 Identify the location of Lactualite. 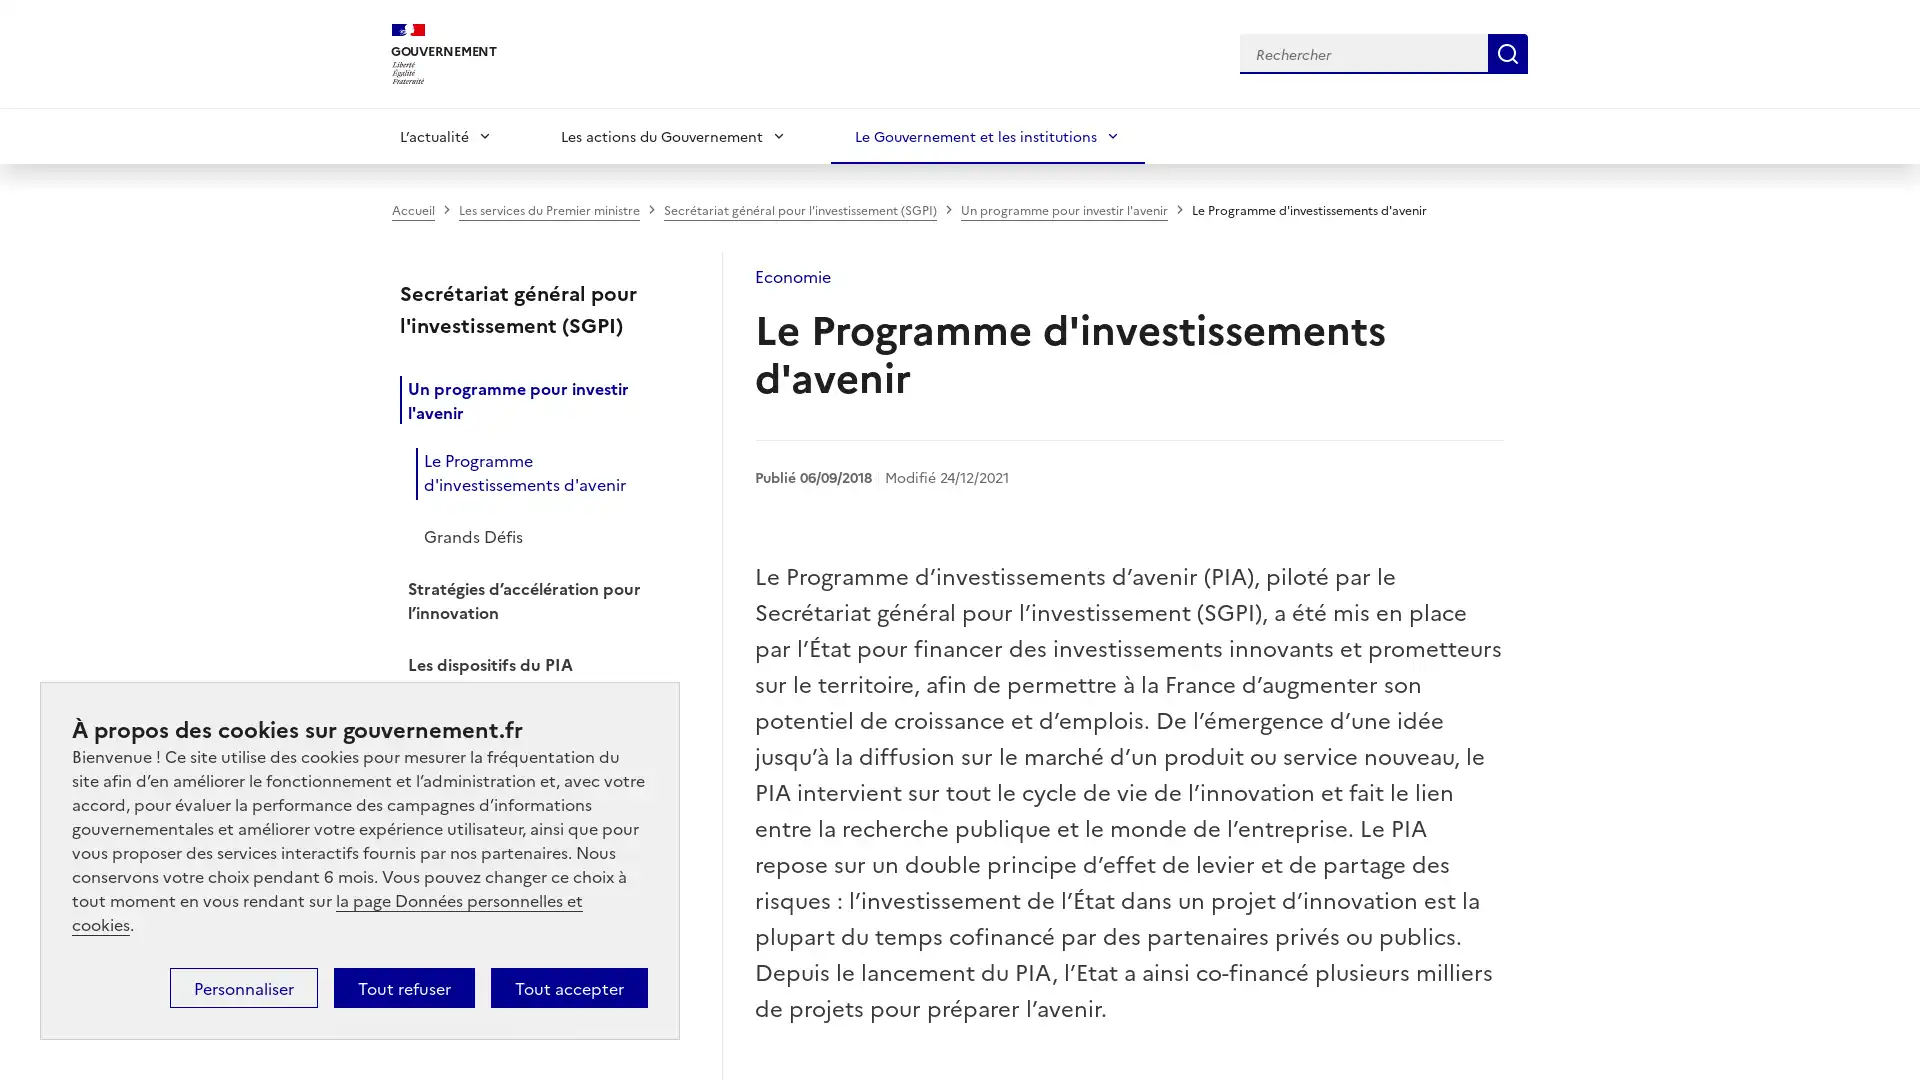
(445, 135).